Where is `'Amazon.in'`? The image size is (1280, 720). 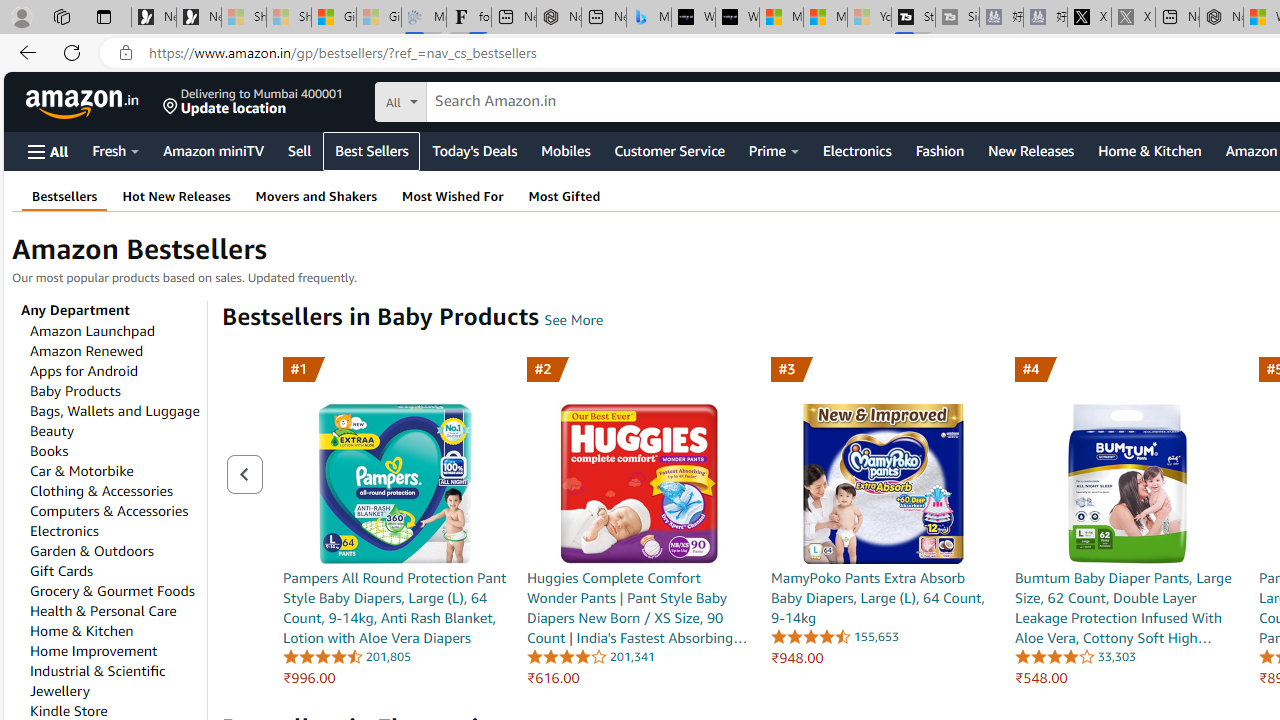
'Amazon.in' is located at coordinates (83, 101).